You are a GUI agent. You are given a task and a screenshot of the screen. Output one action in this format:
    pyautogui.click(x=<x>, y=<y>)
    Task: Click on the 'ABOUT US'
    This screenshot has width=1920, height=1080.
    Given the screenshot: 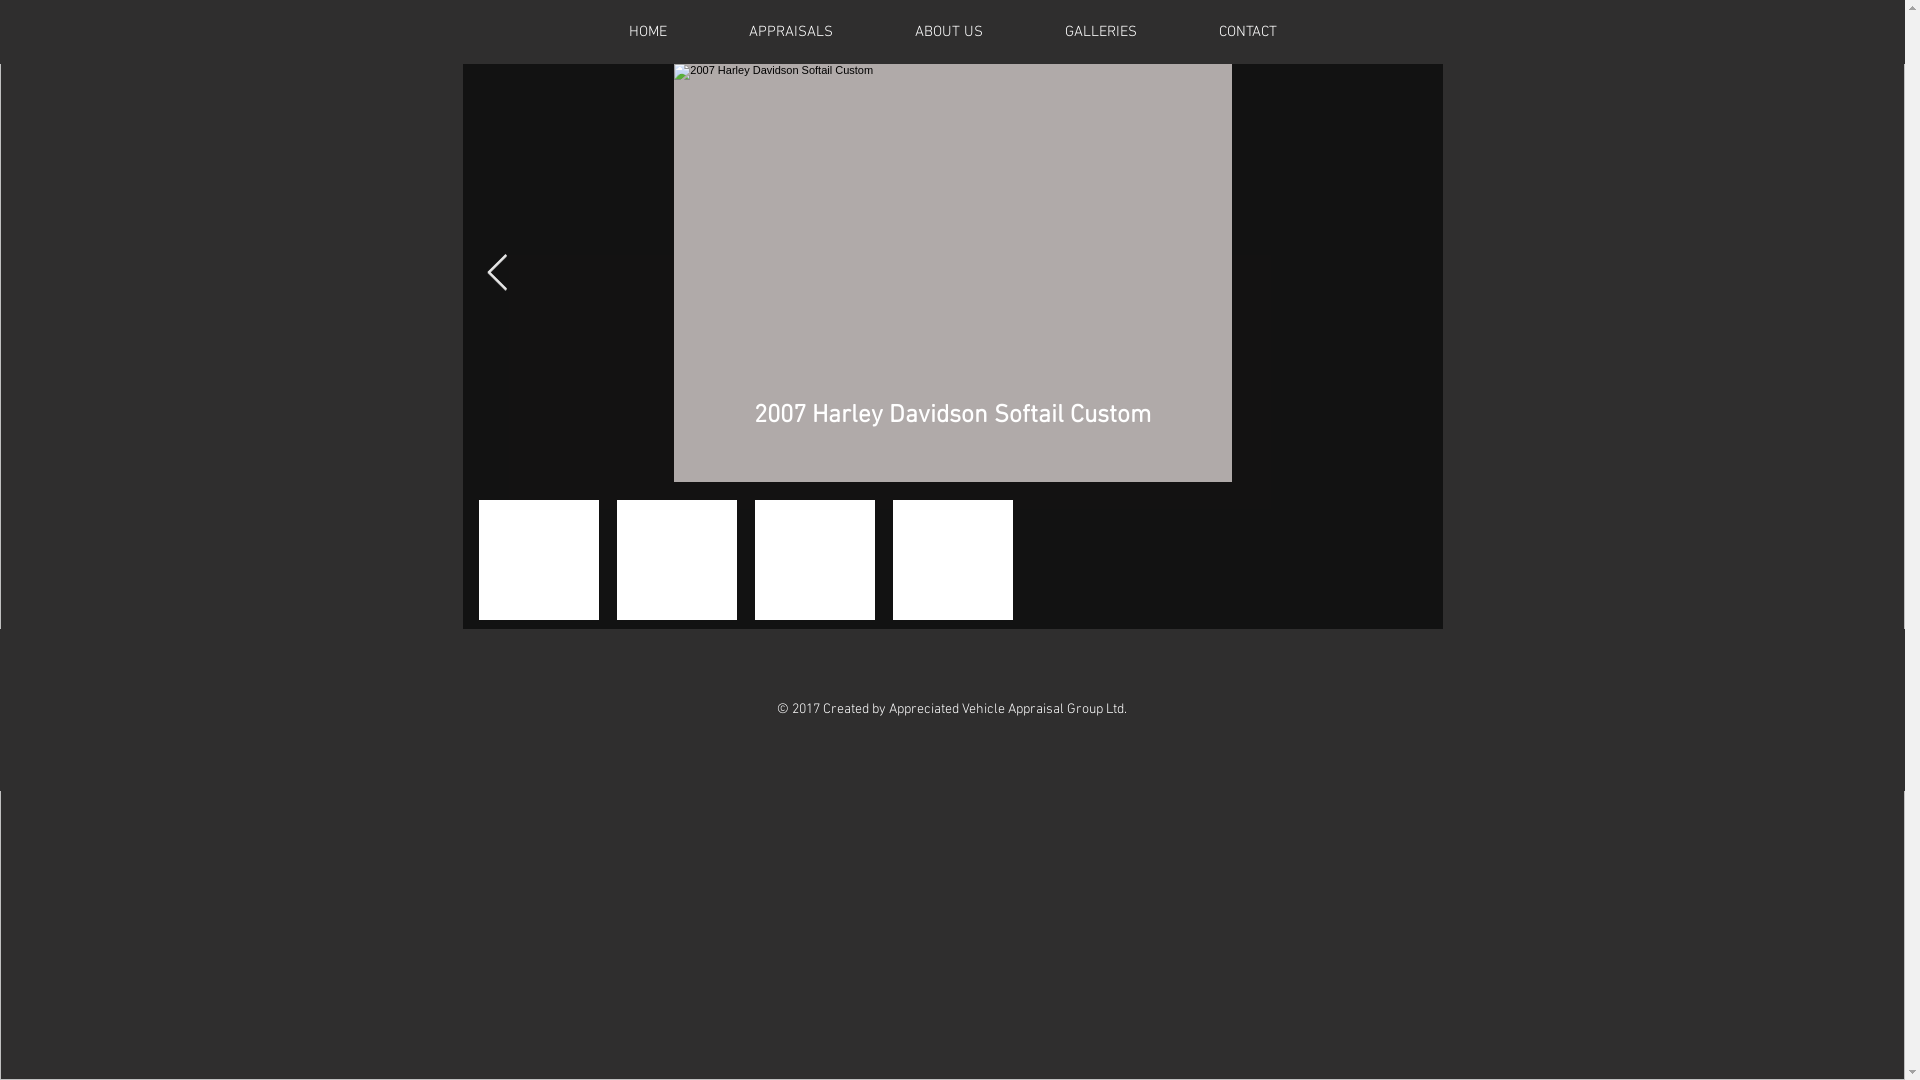 What is the action you would take?
    pyautogui.click(x=948, y=31)
    